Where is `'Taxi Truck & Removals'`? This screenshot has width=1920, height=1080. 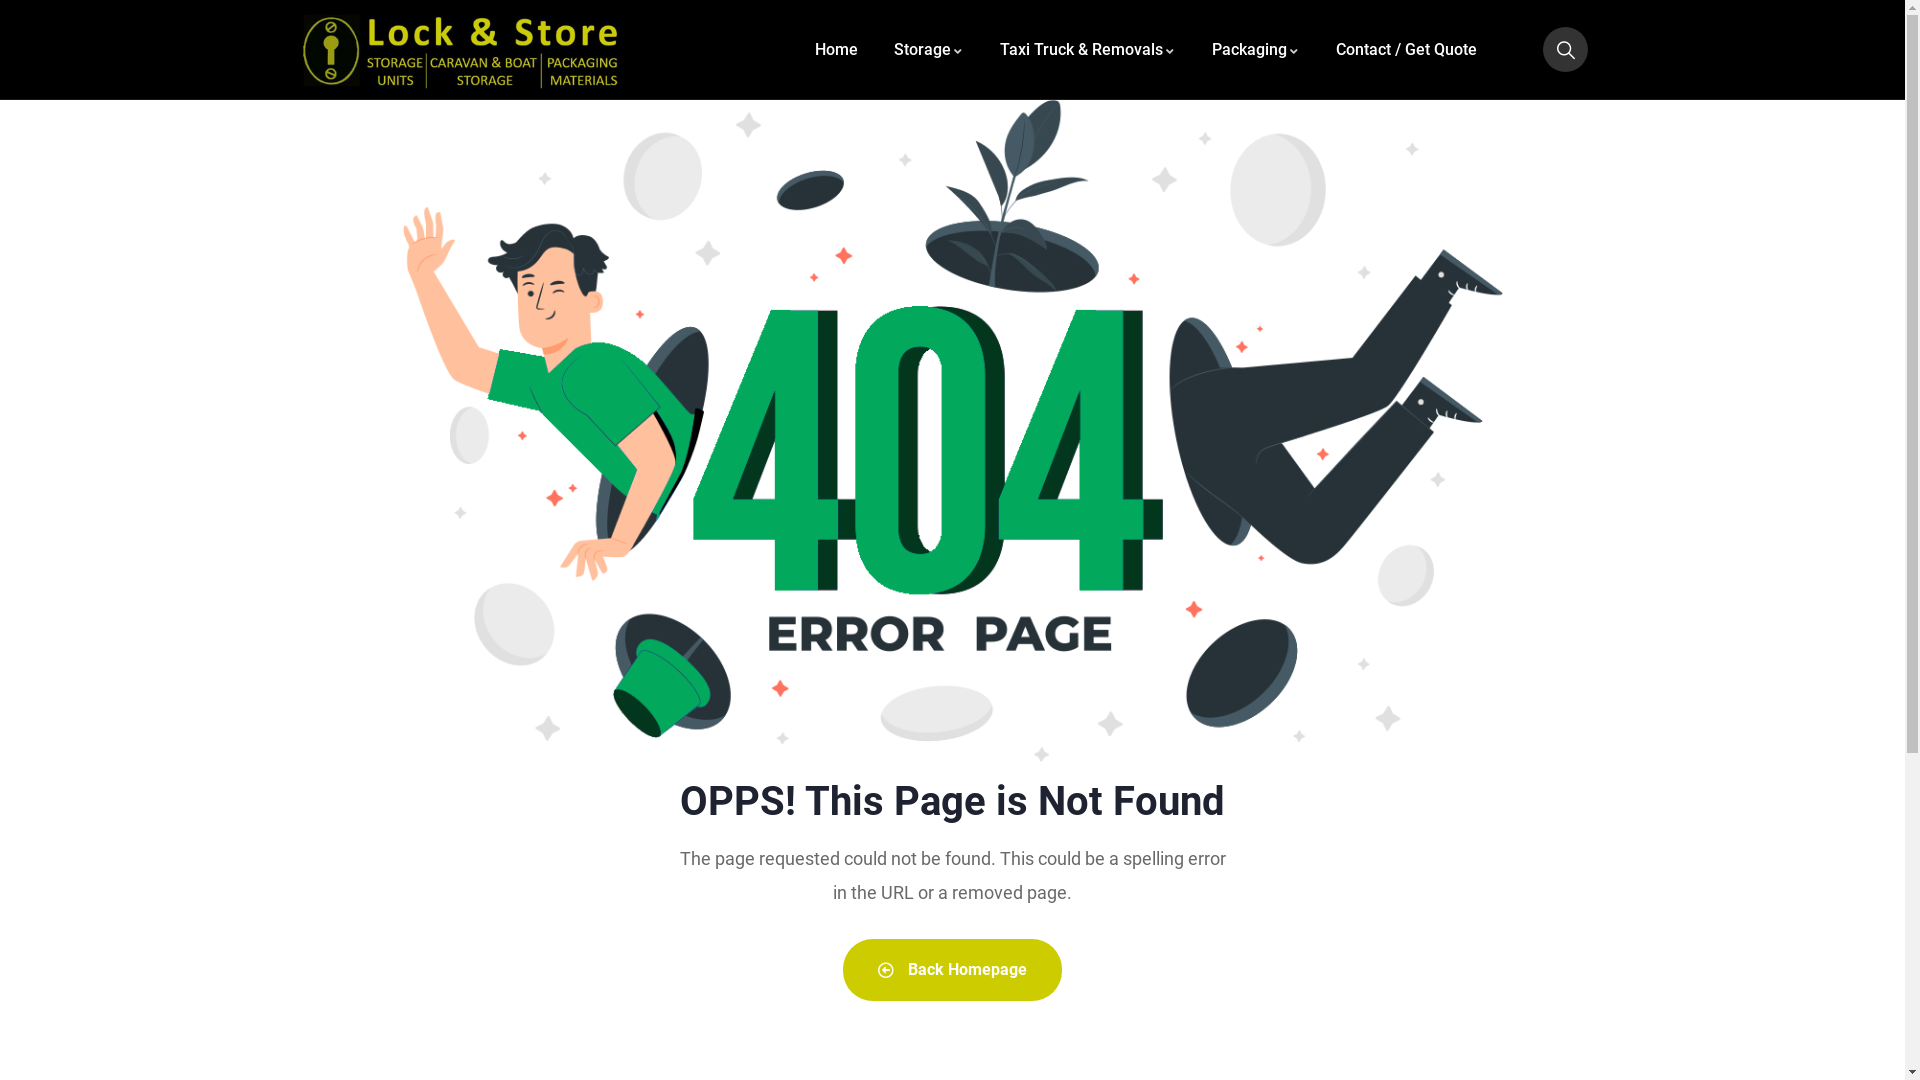
'Taxi Truck & Removals' is located at coordinates (1087, 48).